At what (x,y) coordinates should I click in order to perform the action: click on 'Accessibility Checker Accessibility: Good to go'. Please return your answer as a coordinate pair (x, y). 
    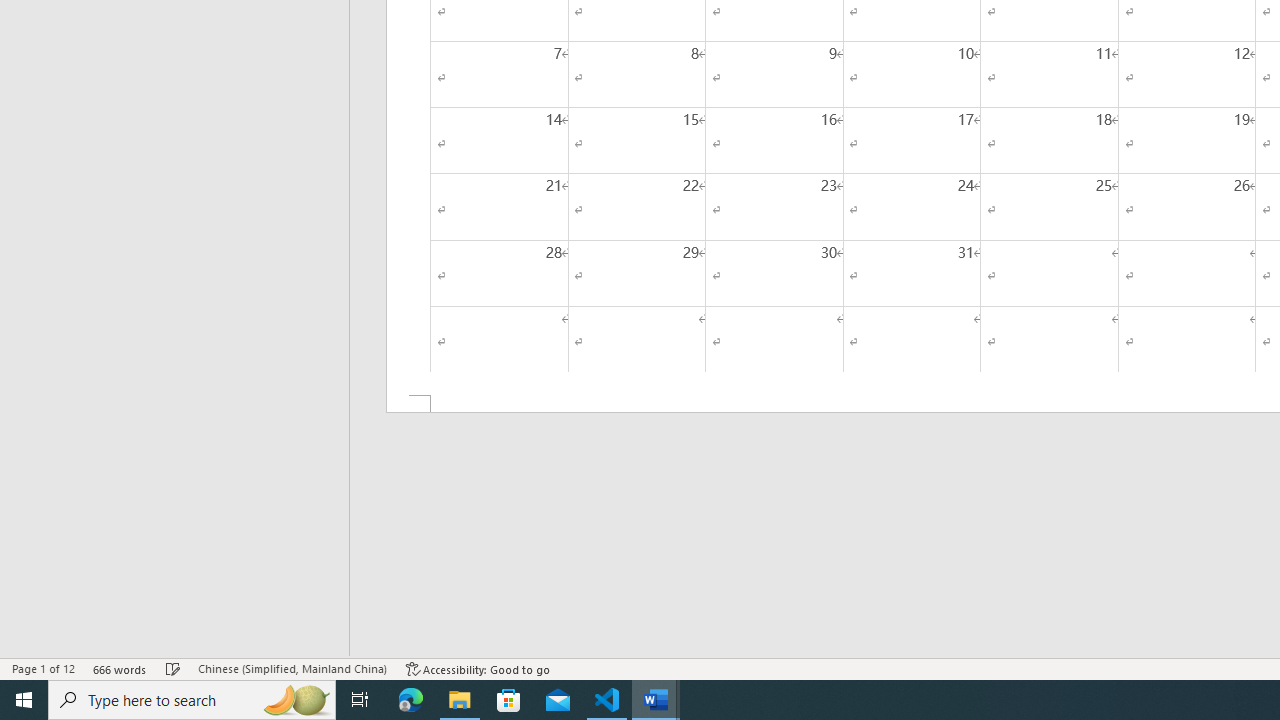
    Looking at the image, I should click on (477, 669).